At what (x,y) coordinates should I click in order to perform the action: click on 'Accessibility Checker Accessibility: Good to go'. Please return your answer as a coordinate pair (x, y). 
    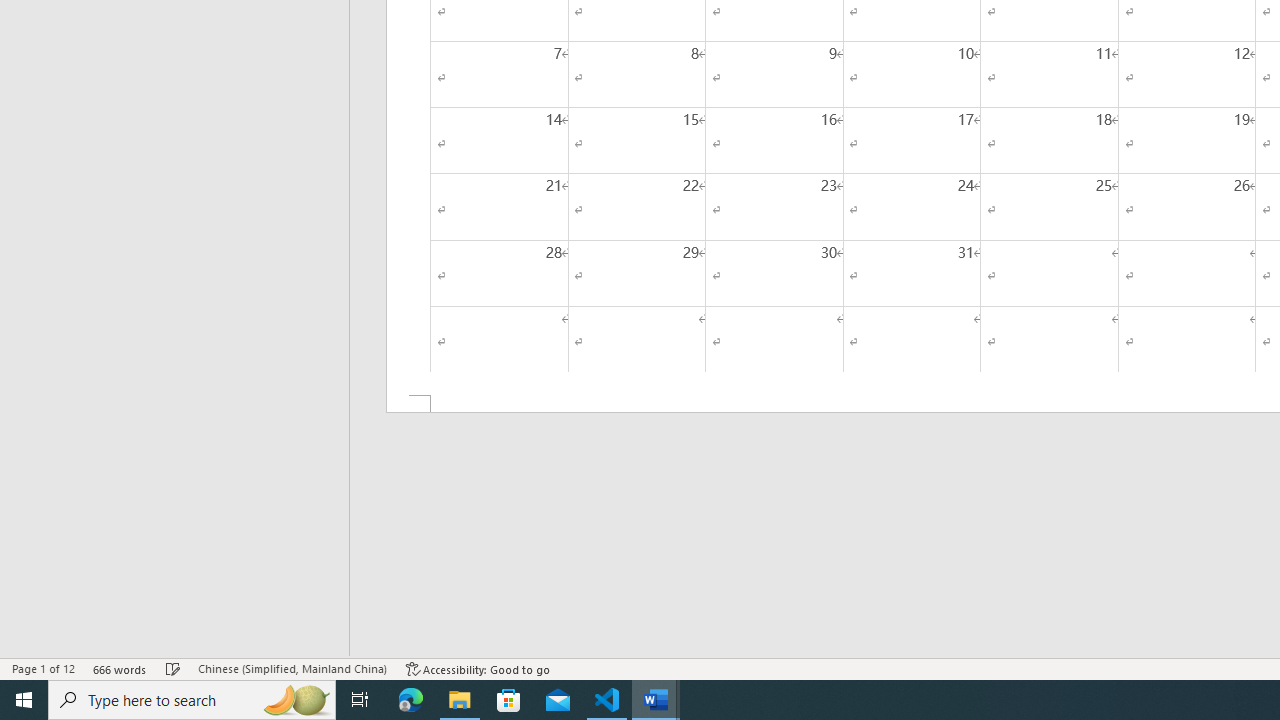
    Looking at the image, I should click on (477, 669).